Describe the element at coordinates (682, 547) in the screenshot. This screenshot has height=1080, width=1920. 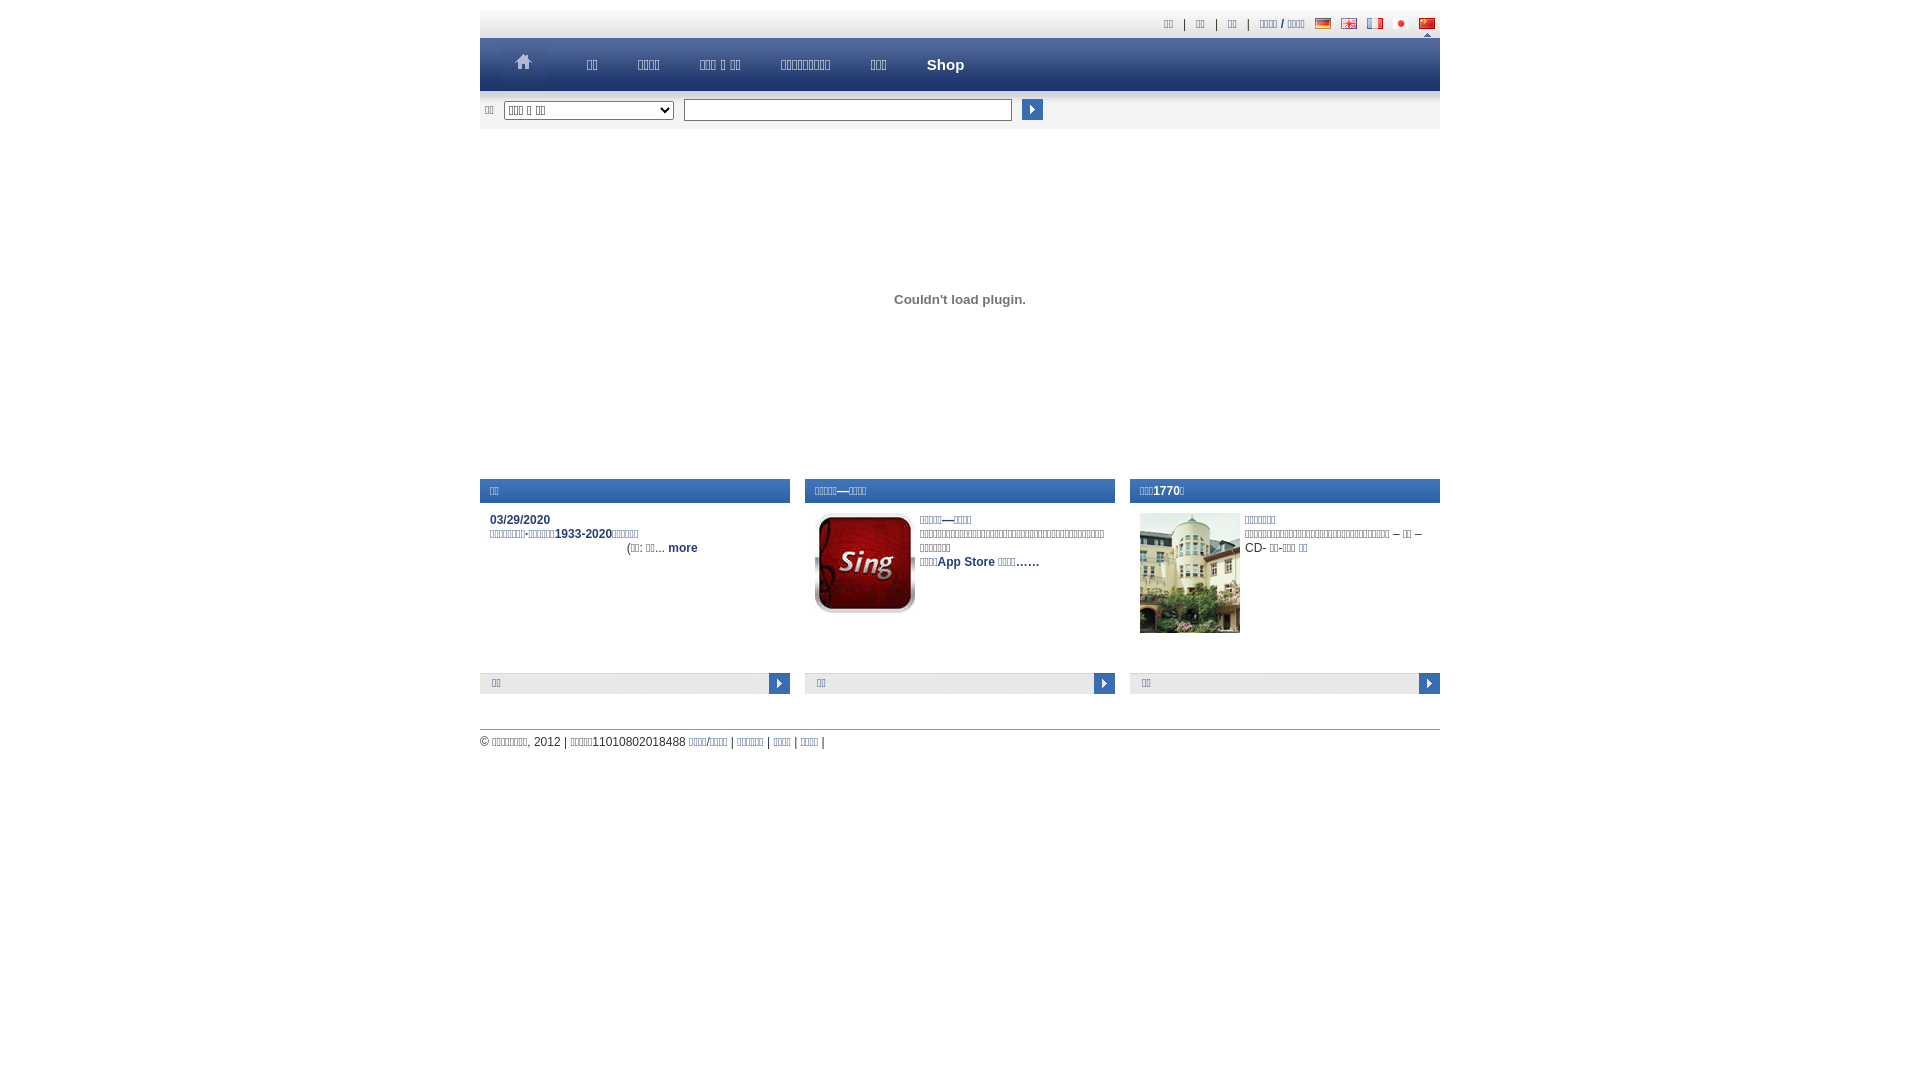
I see `'more'` at that location.